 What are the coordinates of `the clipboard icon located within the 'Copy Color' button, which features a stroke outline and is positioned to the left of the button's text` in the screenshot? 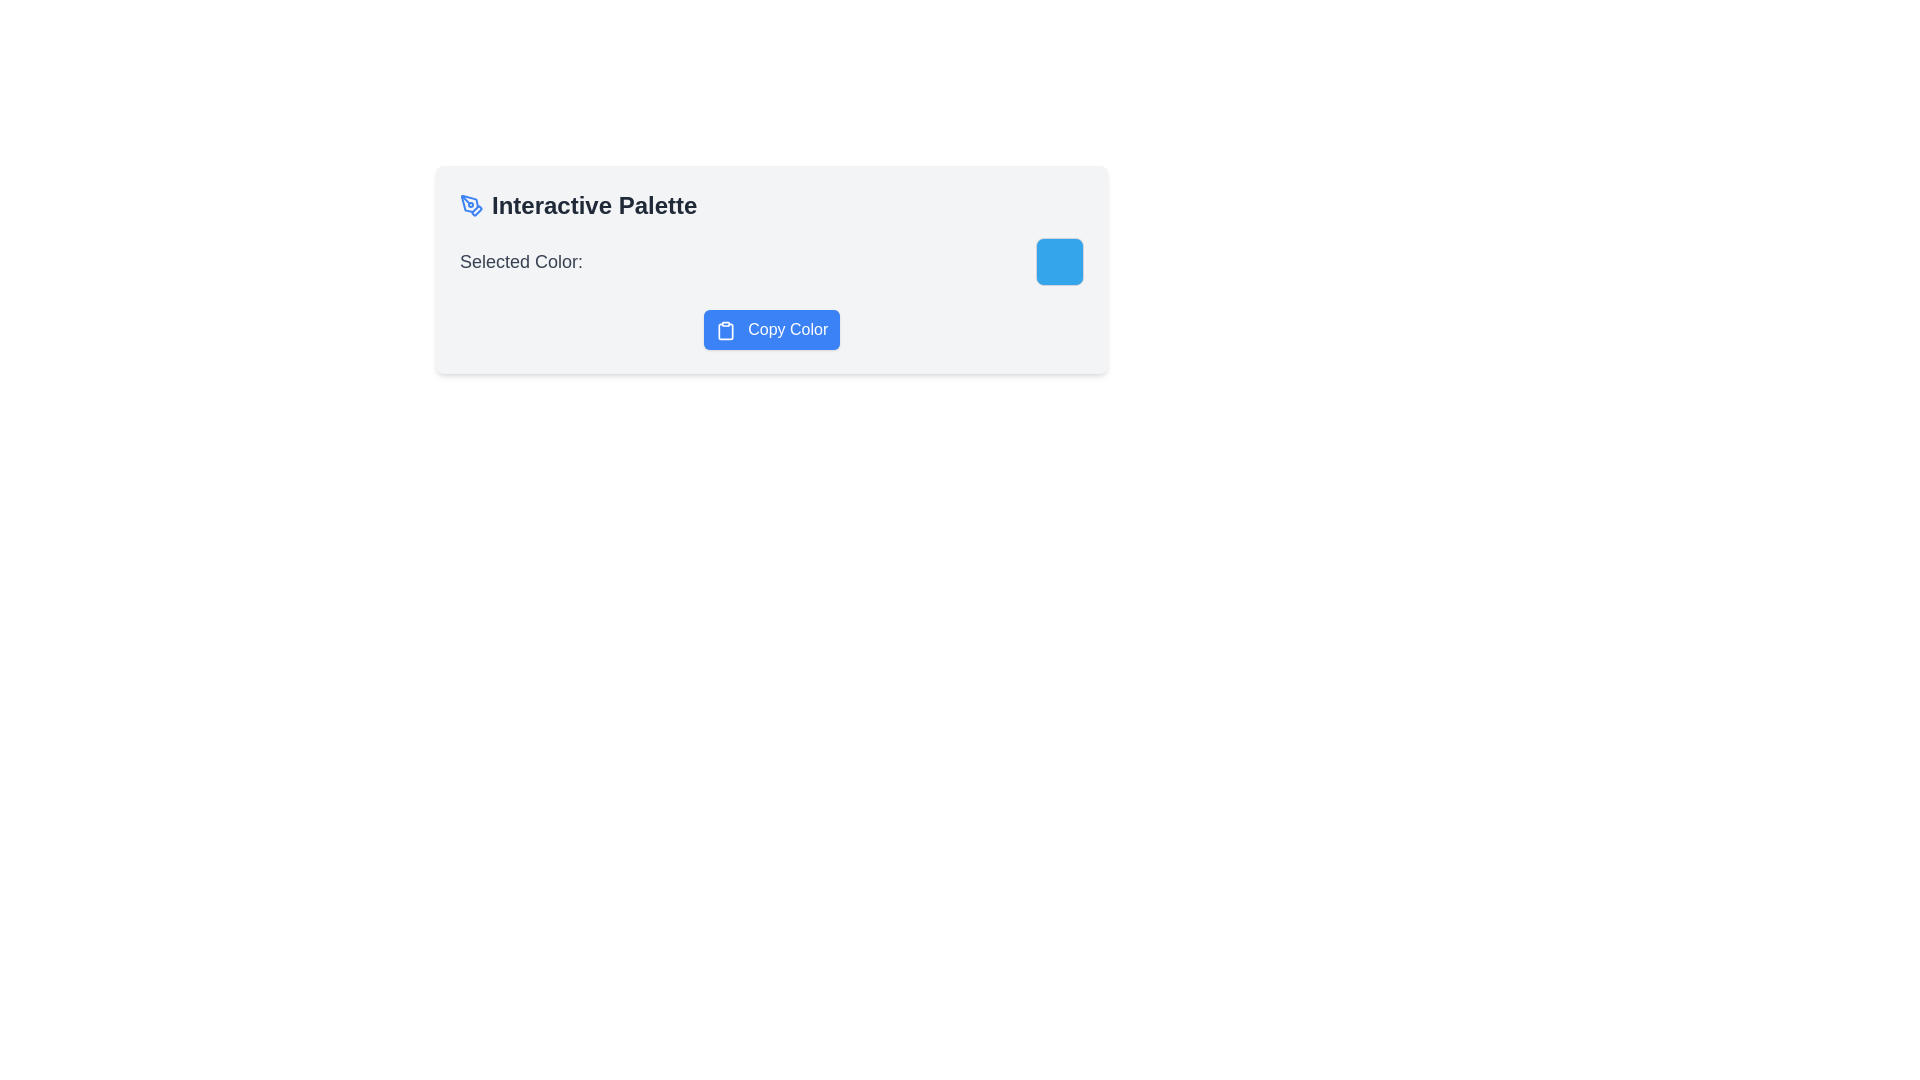 It's located at (724, 329).